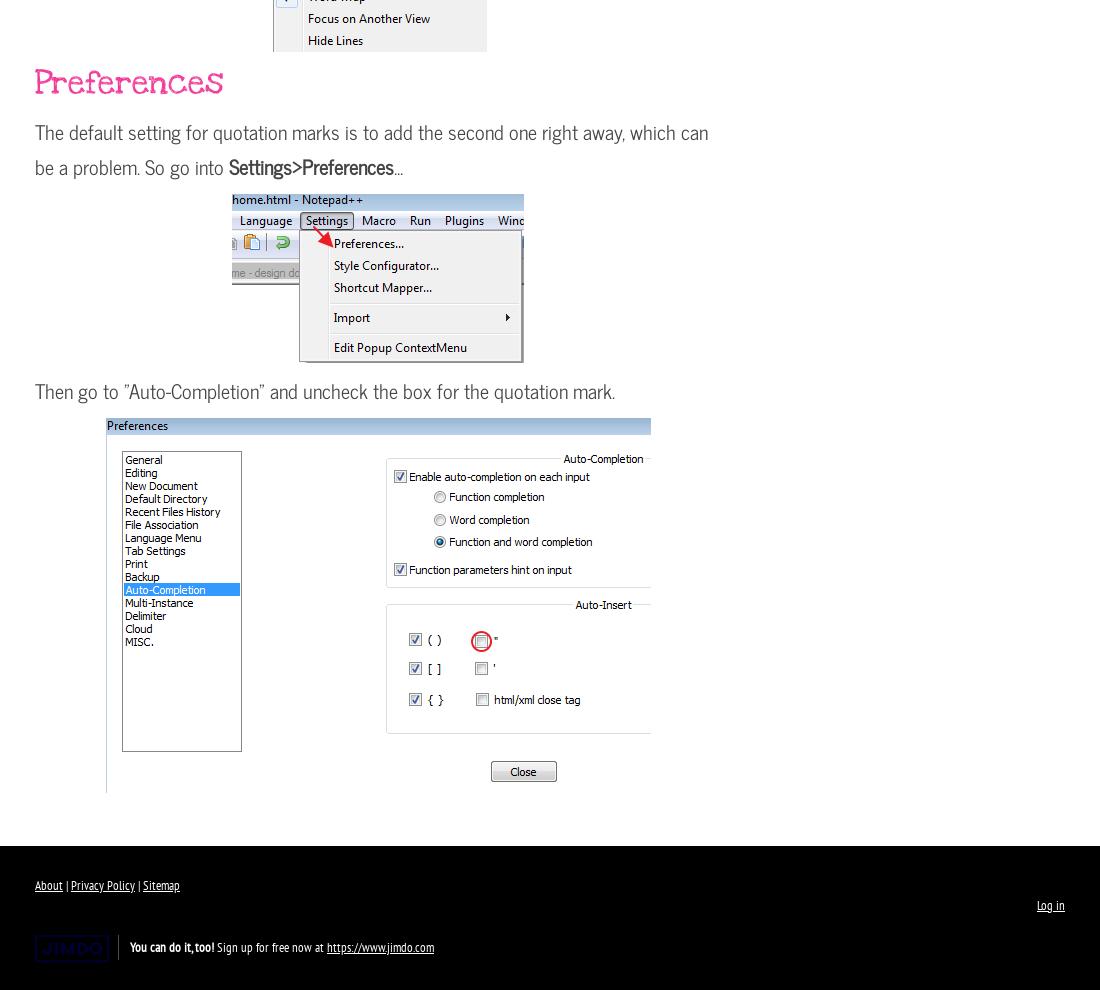 Image resolution: width=1100 pixels, height=990 pixels. I want to click on 'About', so click(47, 885).